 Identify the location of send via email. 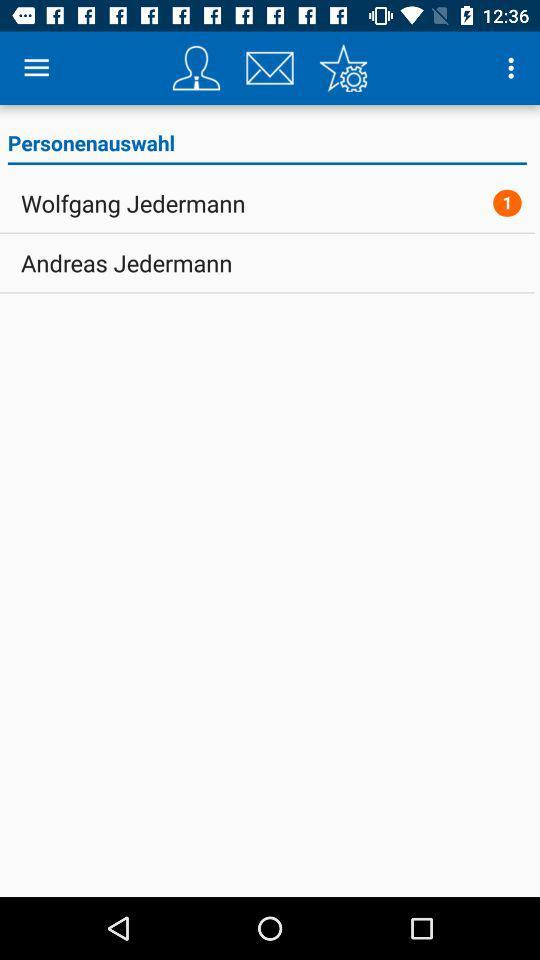
(270, 68).